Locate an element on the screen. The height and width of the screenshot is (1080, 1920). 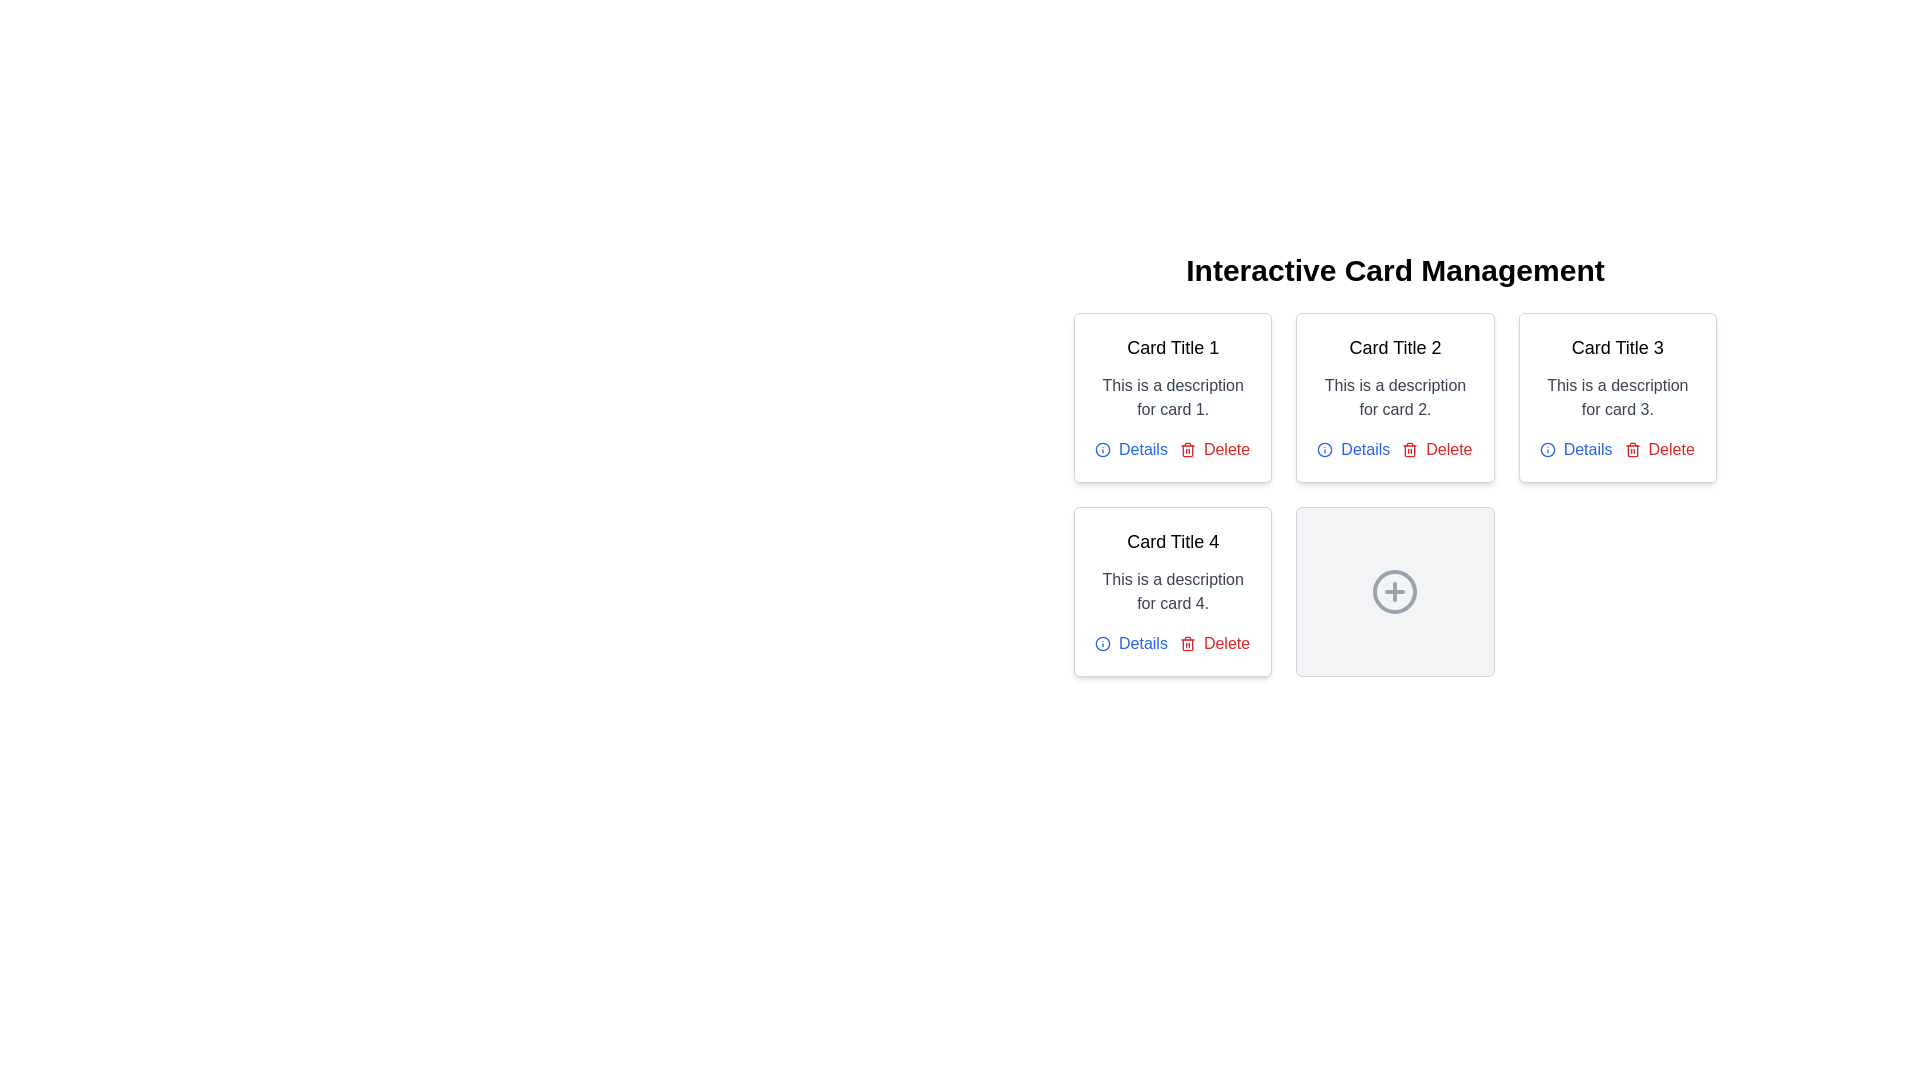
the decorative part of the trash can icon located near the center-right of the 'Delete' button within the card representing 'Card Title 4' is located at coordinates (1187, 645).